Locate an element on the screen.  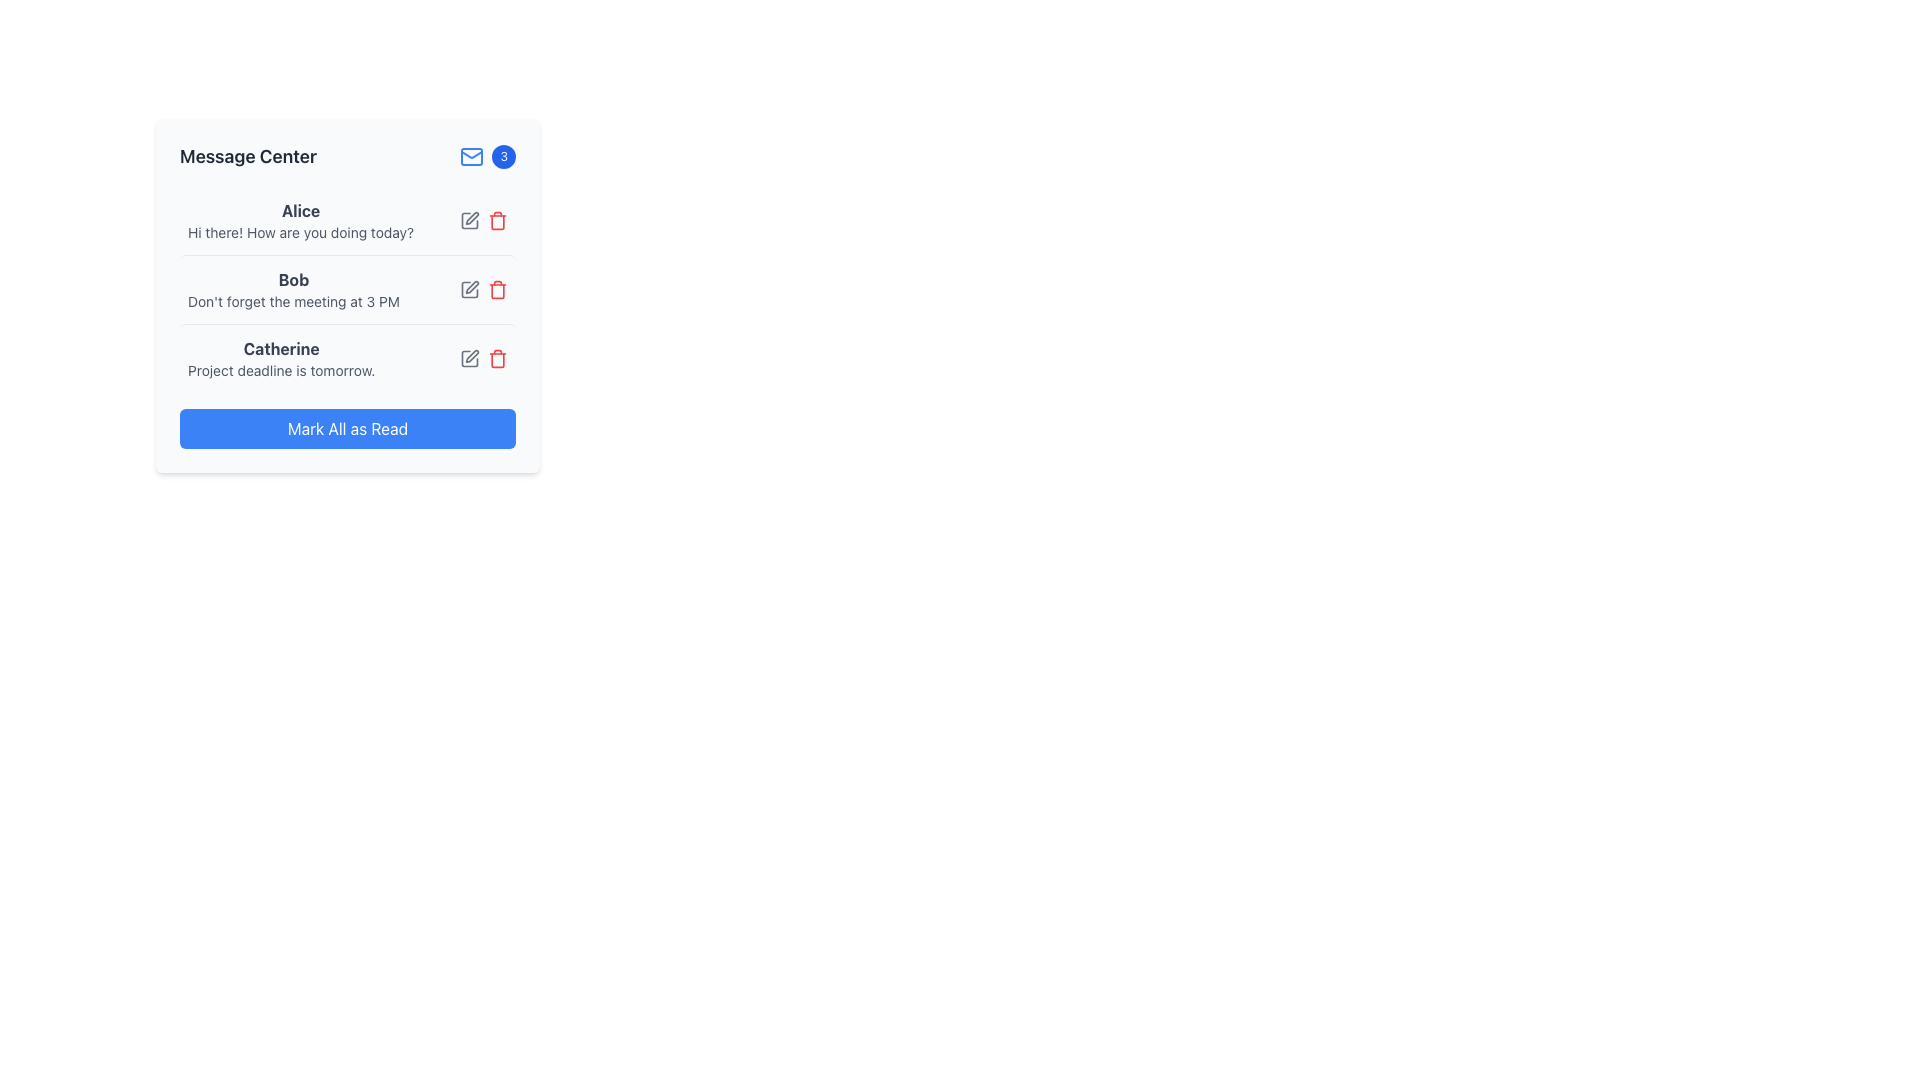
the Text element displaying 'Bob' and the message 'Don't forget the meeting at 3 PM' located in the second row of the message list in the 'Message Center' panel is located at coordinates (292, 289).